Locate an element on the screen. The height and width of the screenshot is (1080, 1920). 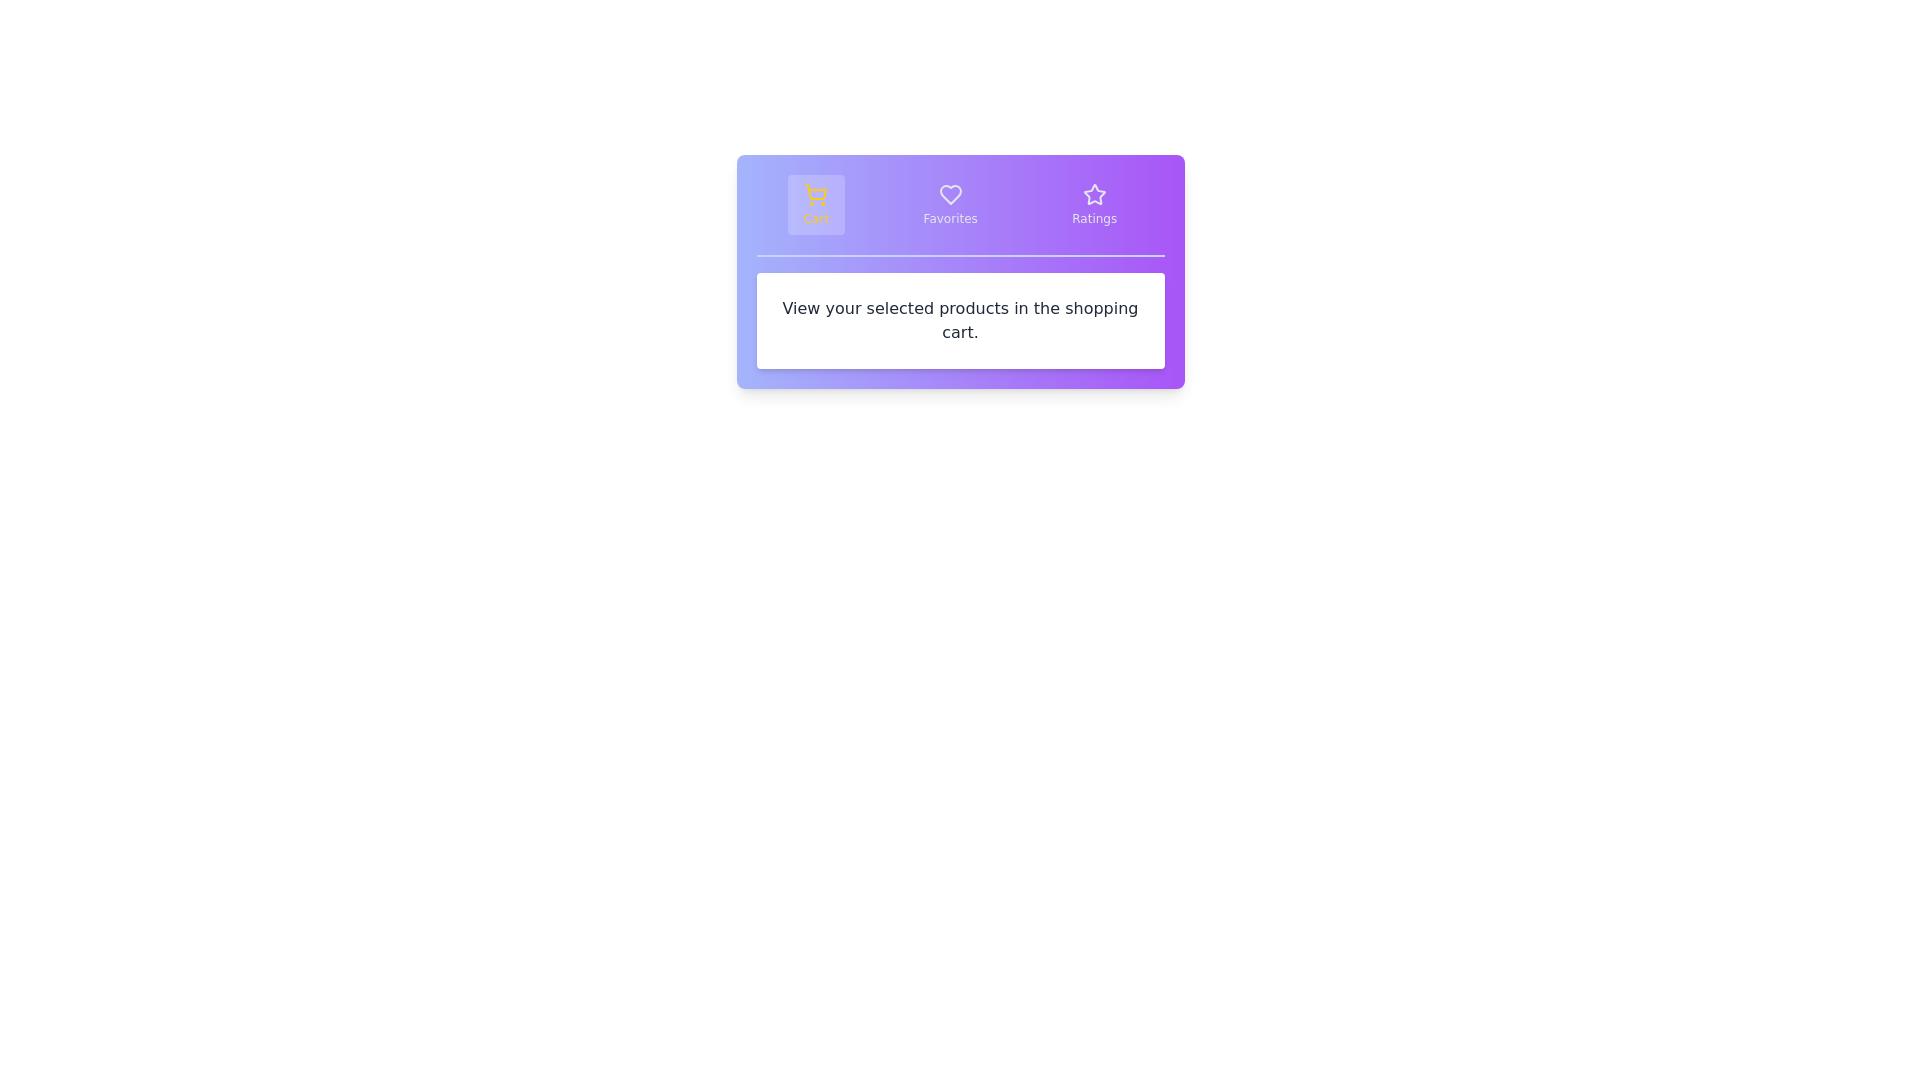
the informative text block that describes the shopping cart feature, located below the horizontal line divider and near other elements labeled 'Cart,' 'Favorites,' and 'Ratings.' is located at coordinates (960, 319).